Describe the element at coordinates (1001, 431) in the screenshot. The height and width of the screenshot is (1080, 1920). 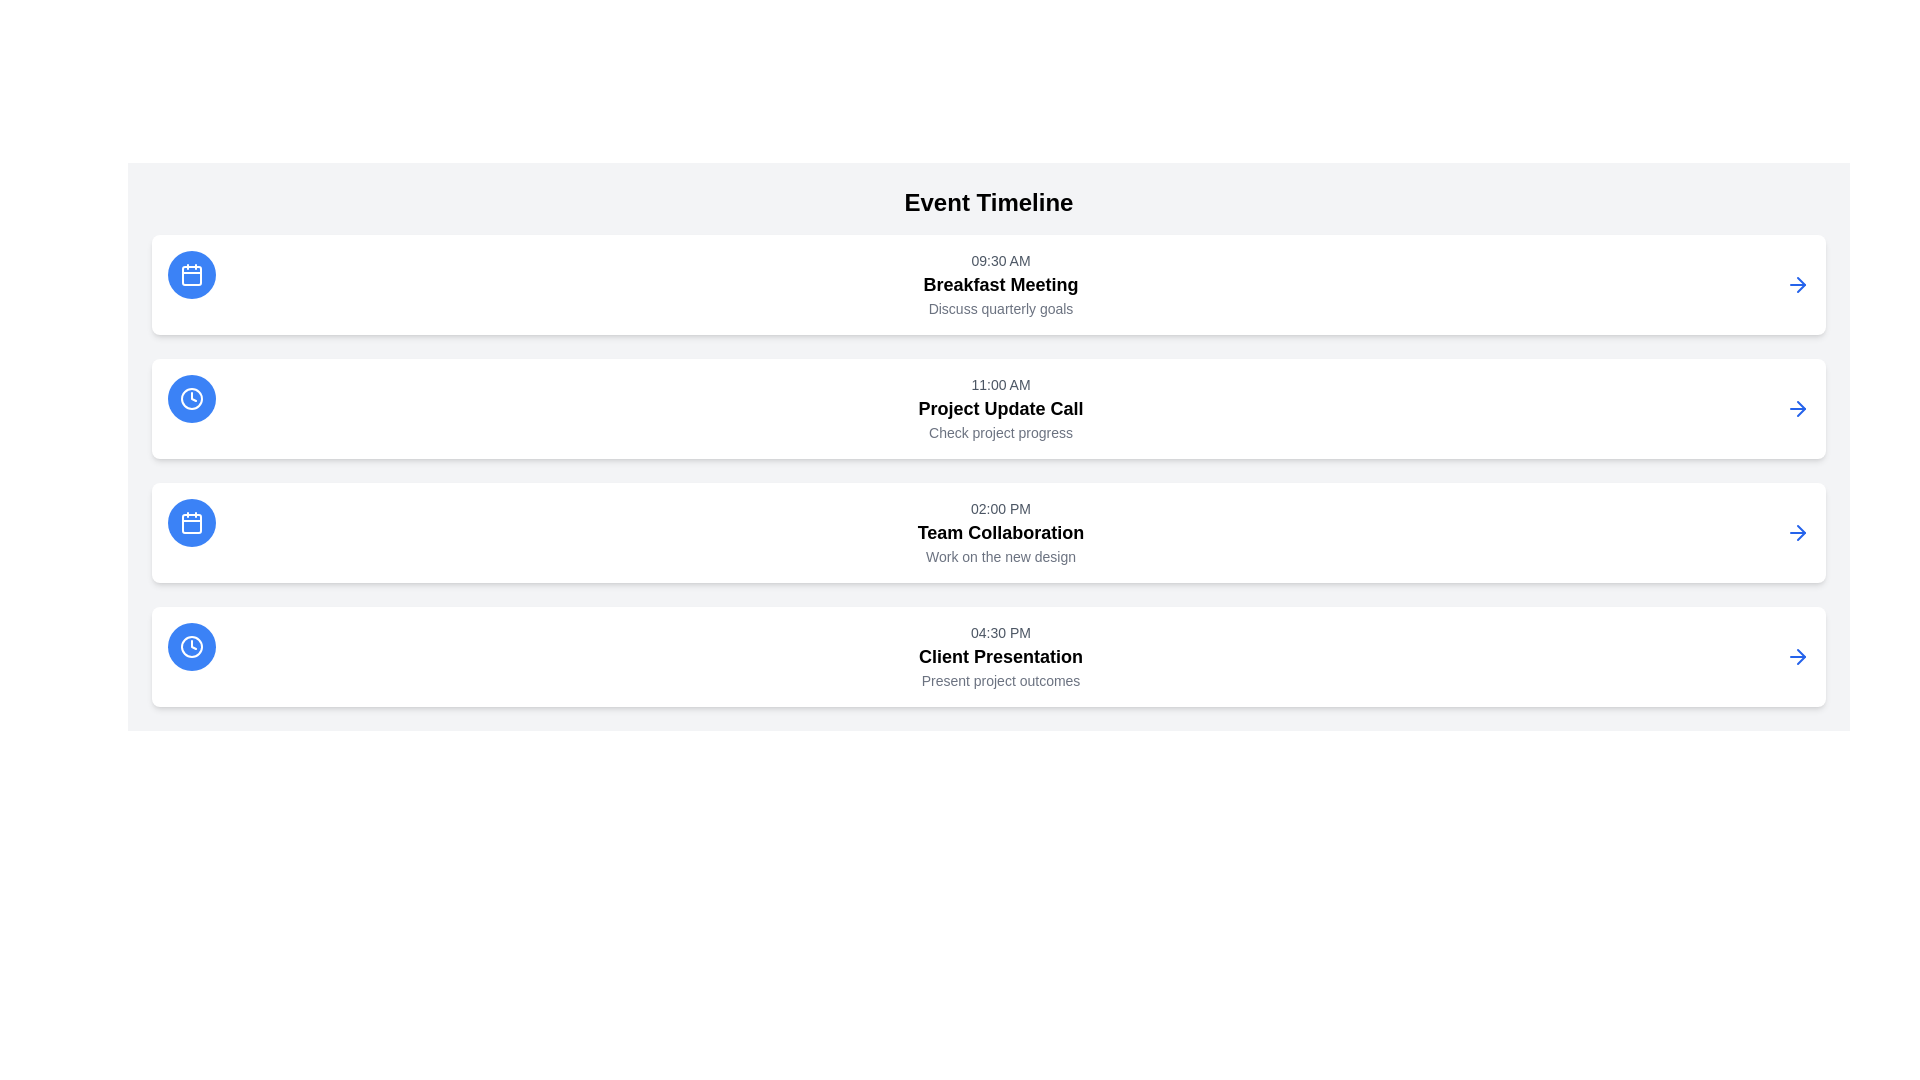
I see `the text label that reads 'Check project progress.' which is styled in a small gray font and is positioned below the title 'Project Update Call.'` at that location.